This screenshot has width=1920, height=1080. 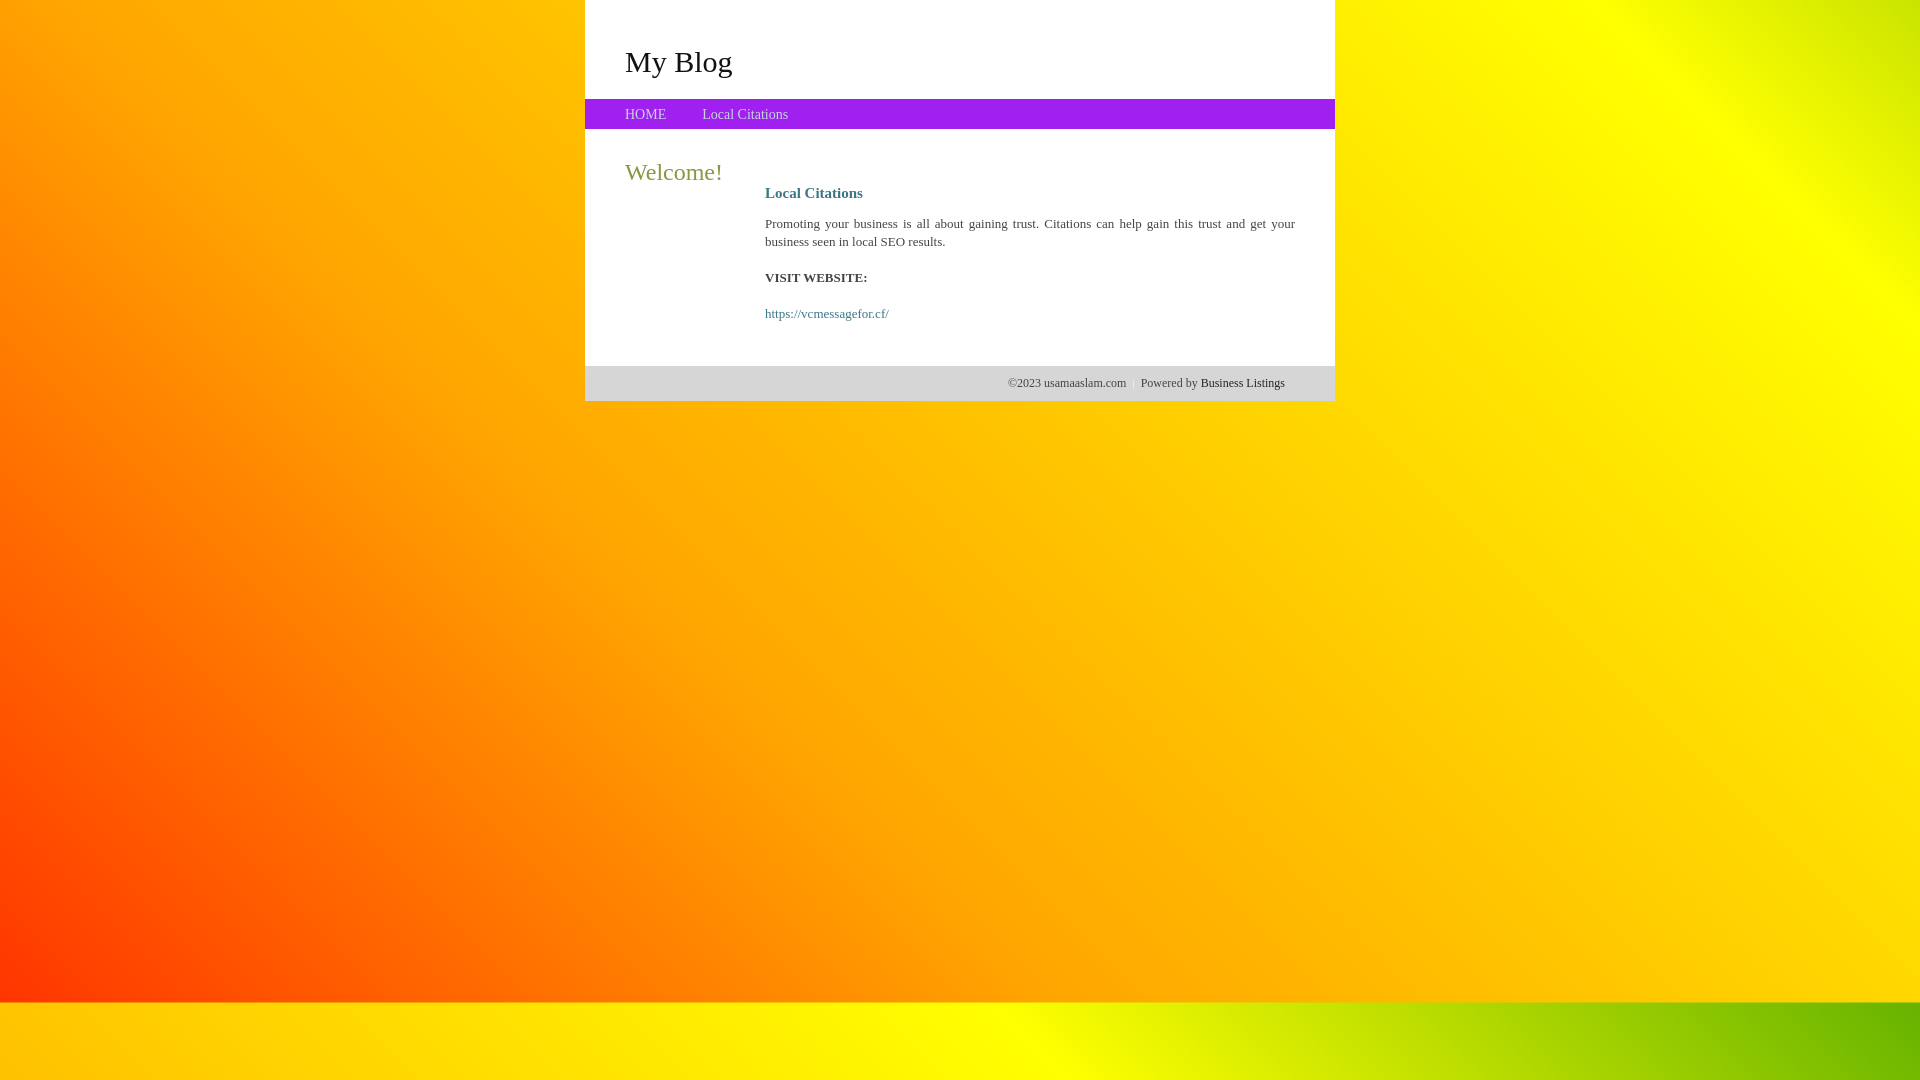 What do you see at coordinates (826, 313) in the screenshot?
I see `'https://vcmessagefor.cf/'` at bounding box center [826, 313].